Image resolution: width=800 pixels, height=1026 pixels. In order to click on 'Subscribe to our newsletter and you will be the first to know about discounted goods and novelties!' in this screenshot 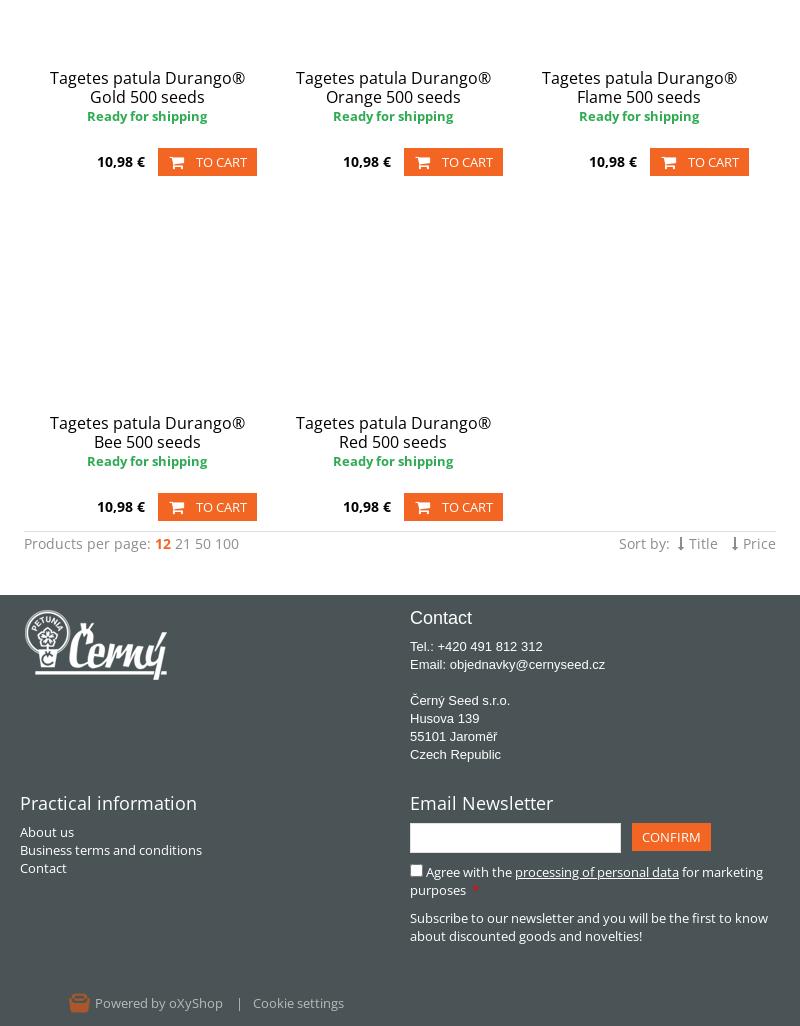, I will do `click(409, 926)`.